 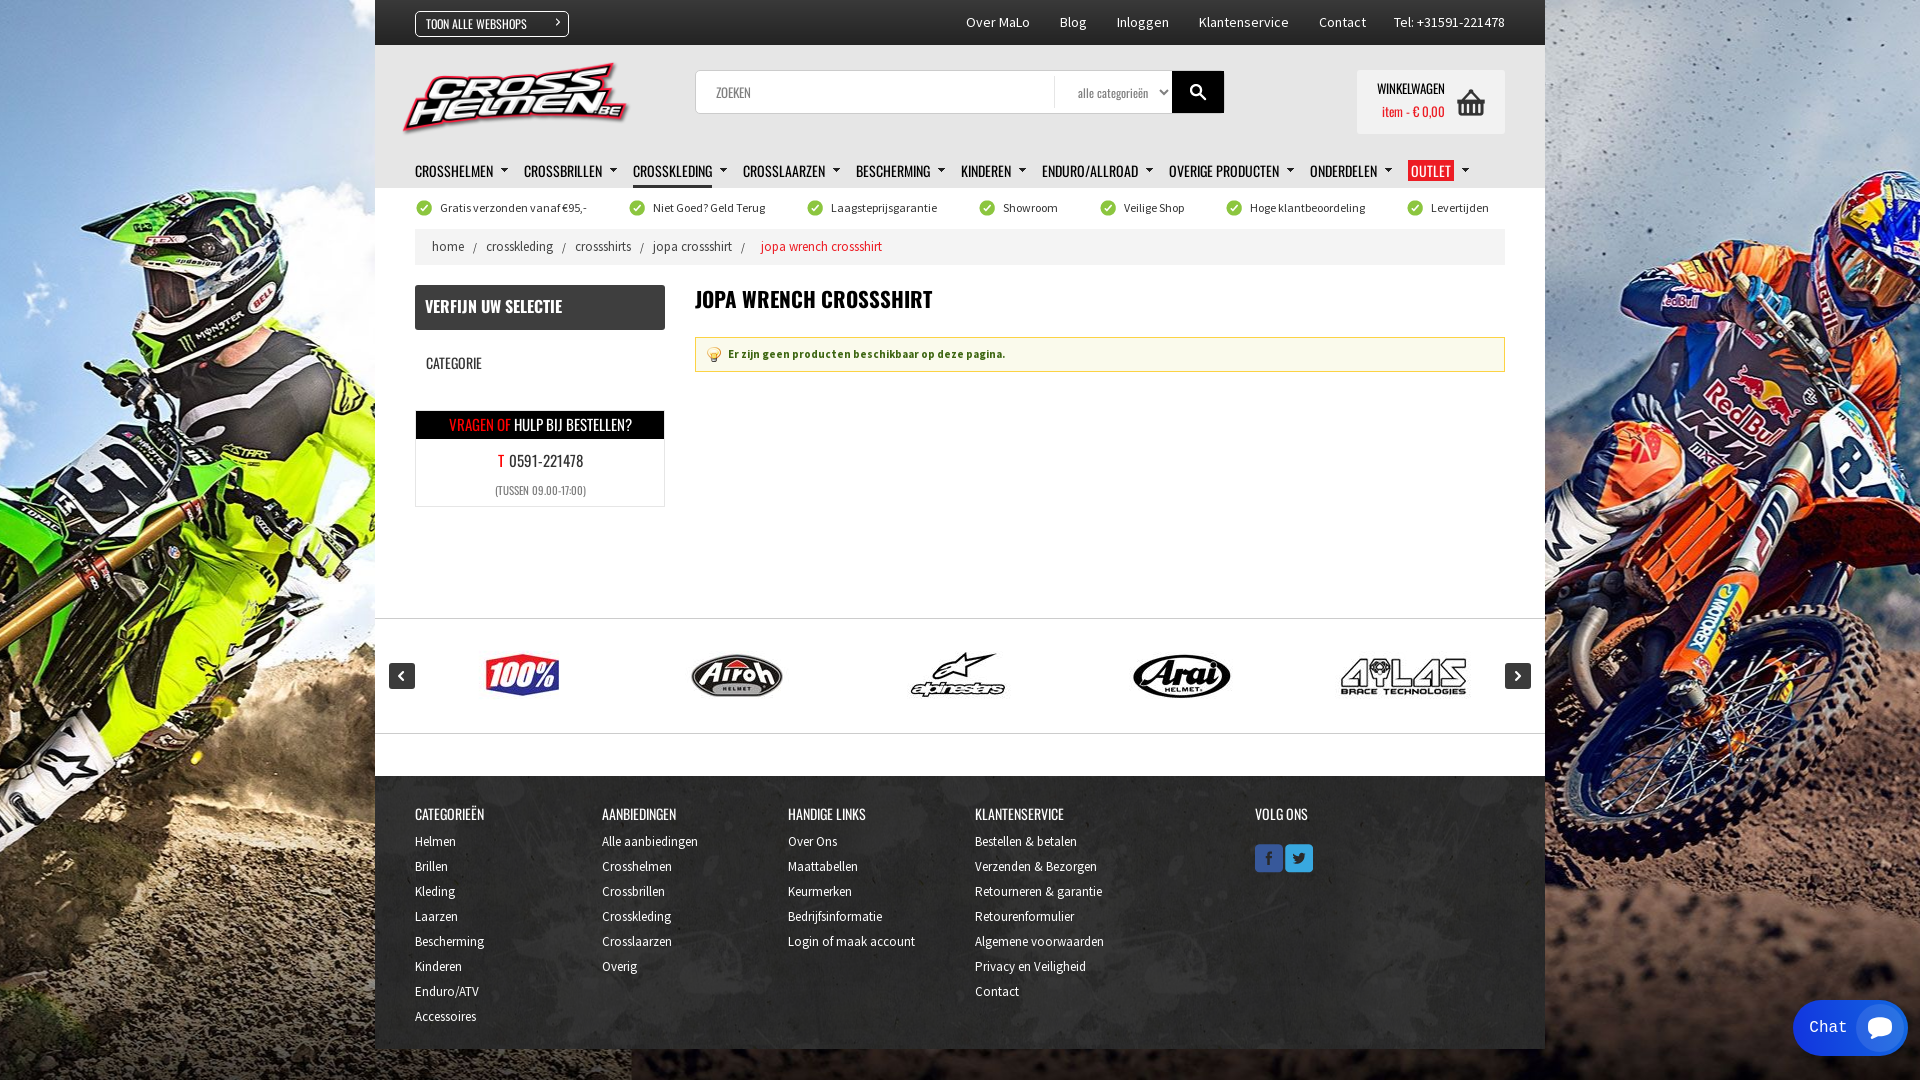 I want to click on '0591-221478', so click(x=545, y=459).